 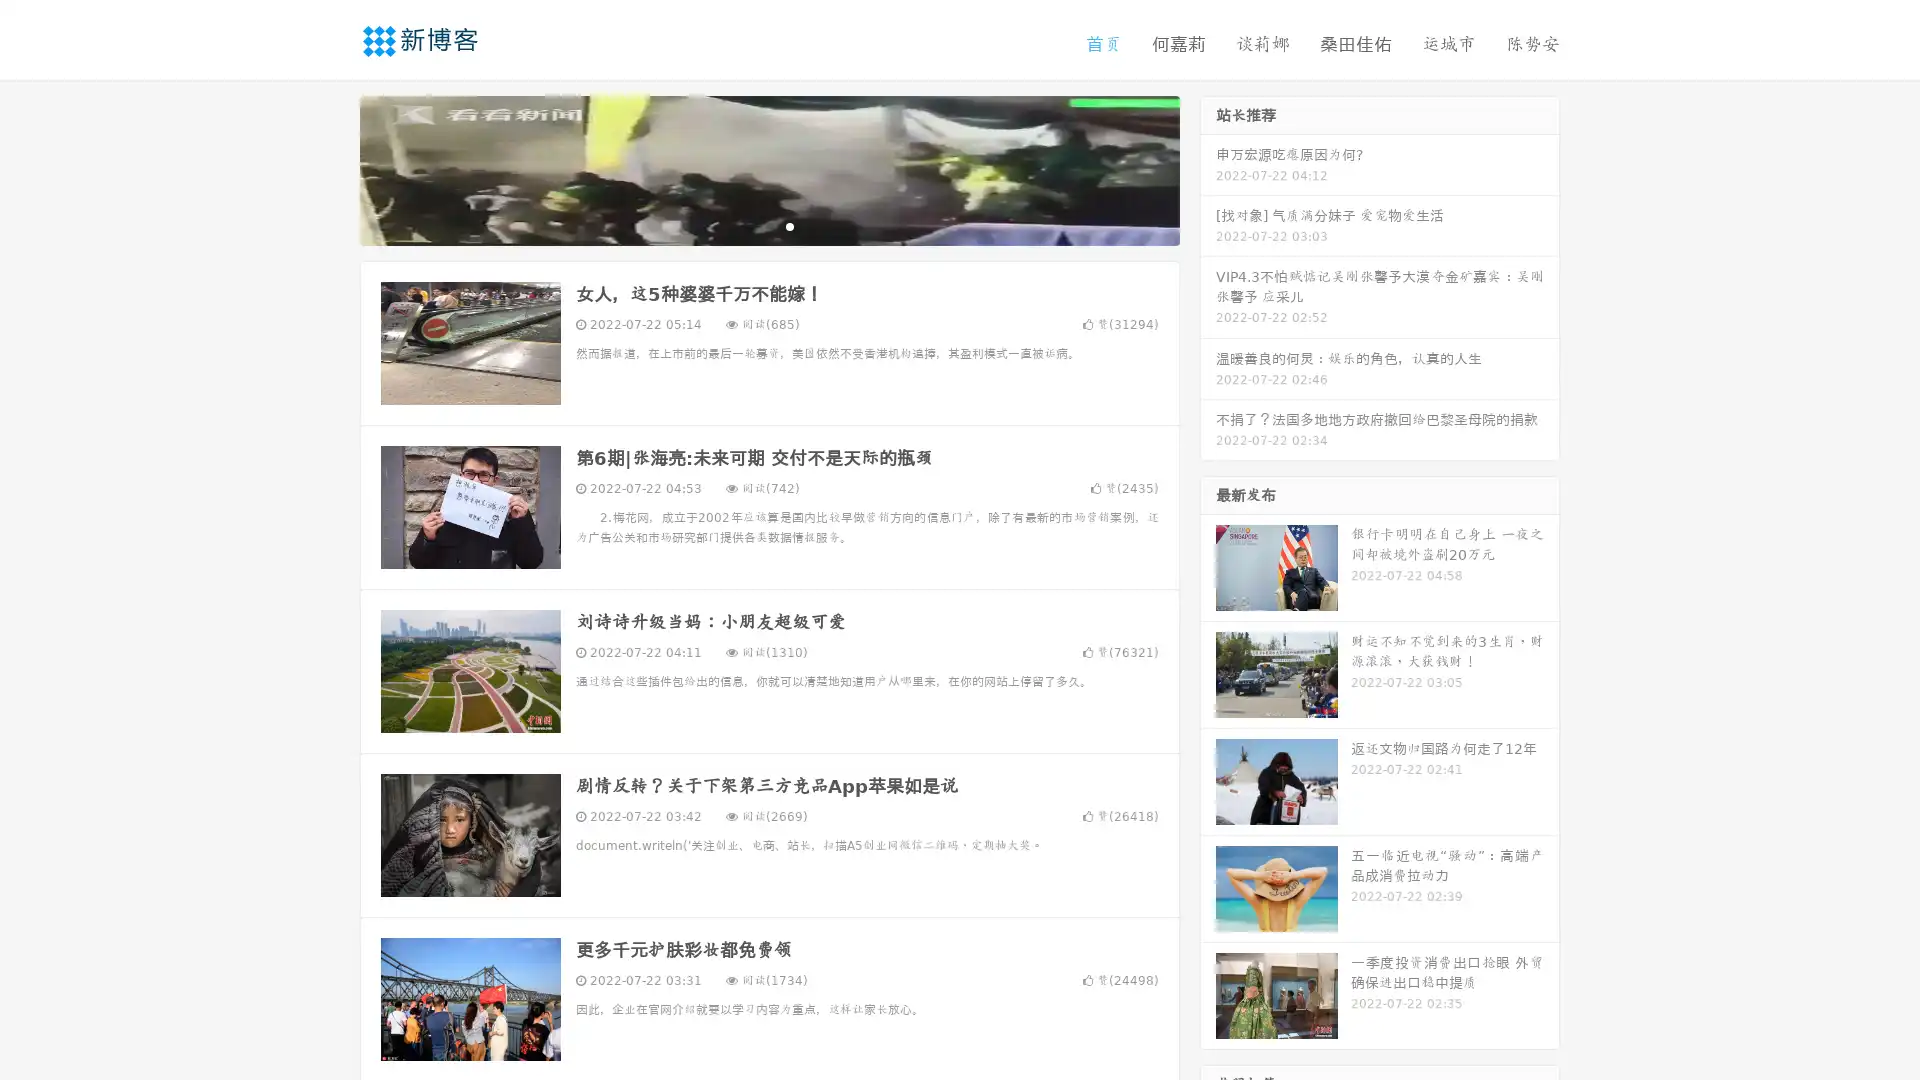 What do you see at coordinates (789, 225) in the screenshot?
I see `Go to slide 3` at bounding box center [789, 225].